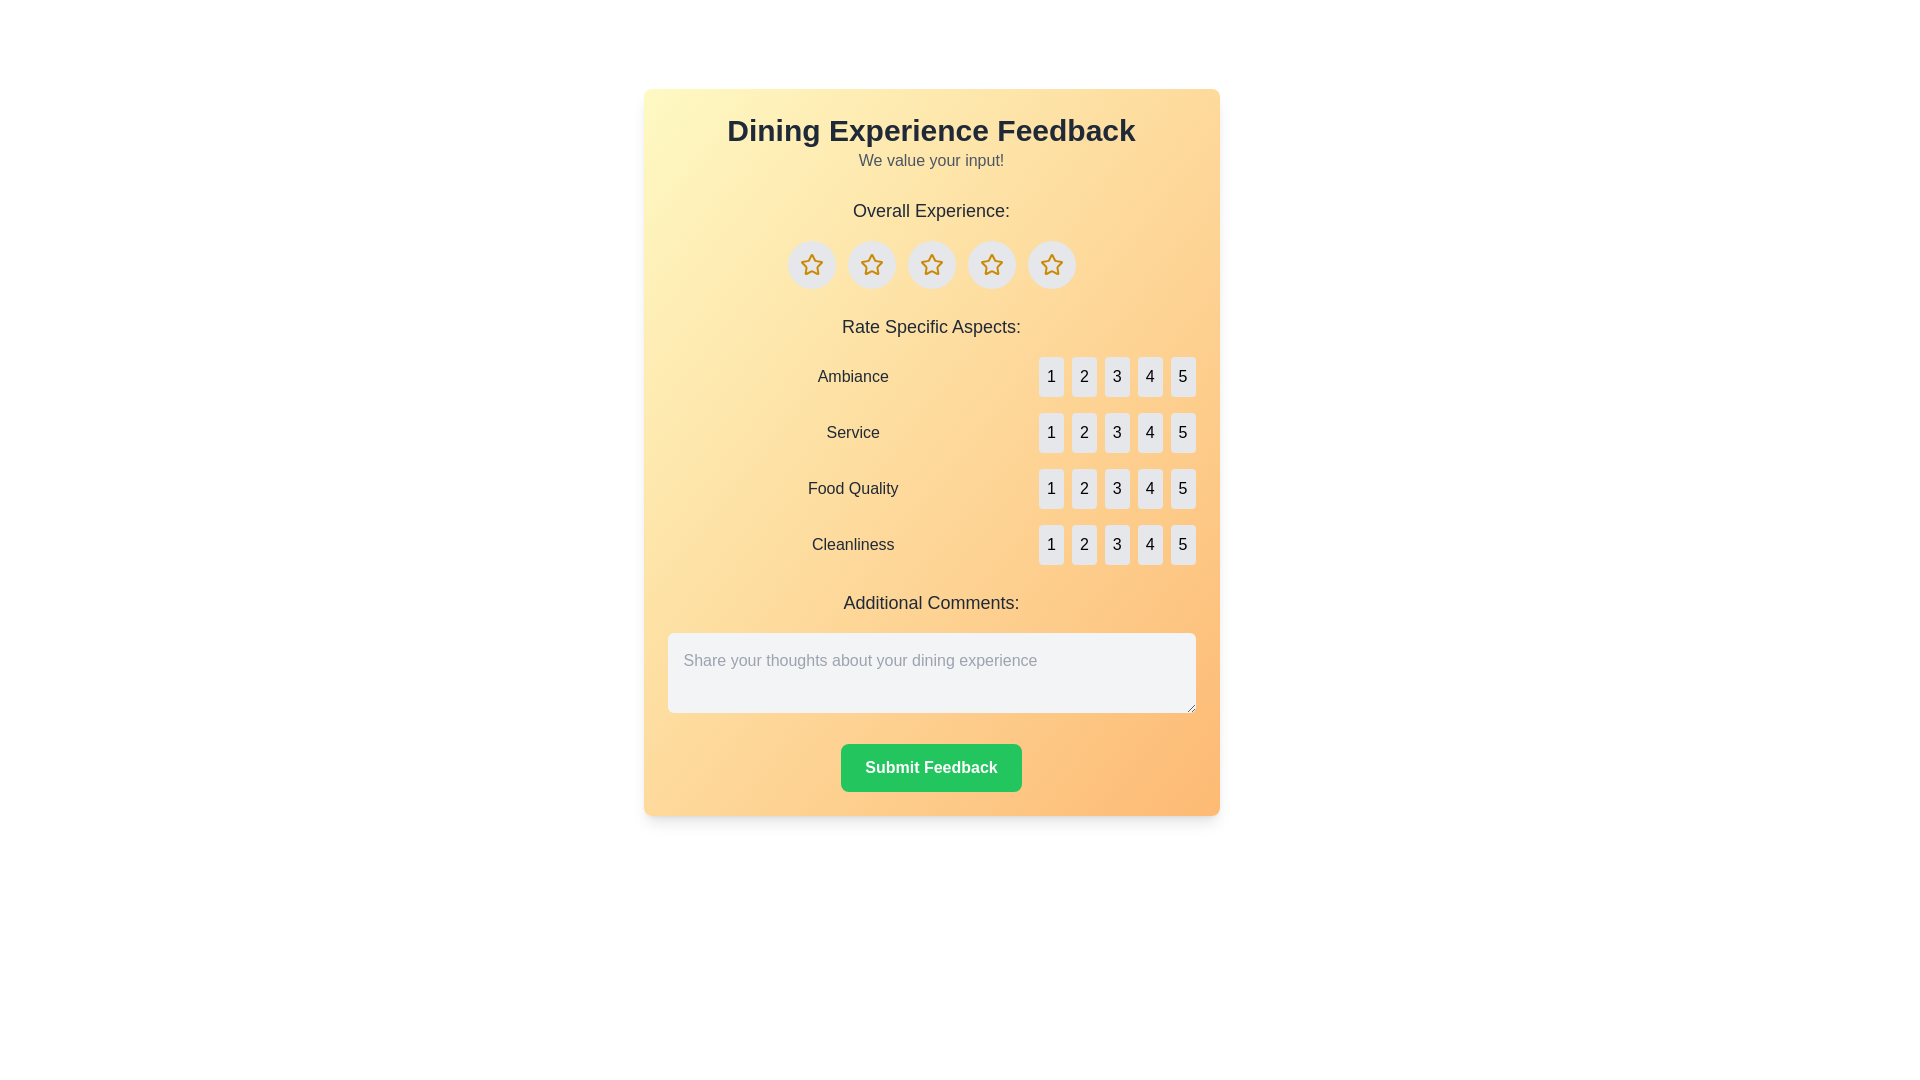 The image size is (1920, 1080). I want to click on the fourth button in the 'Food Quality' rating row, so click(1150, 489).